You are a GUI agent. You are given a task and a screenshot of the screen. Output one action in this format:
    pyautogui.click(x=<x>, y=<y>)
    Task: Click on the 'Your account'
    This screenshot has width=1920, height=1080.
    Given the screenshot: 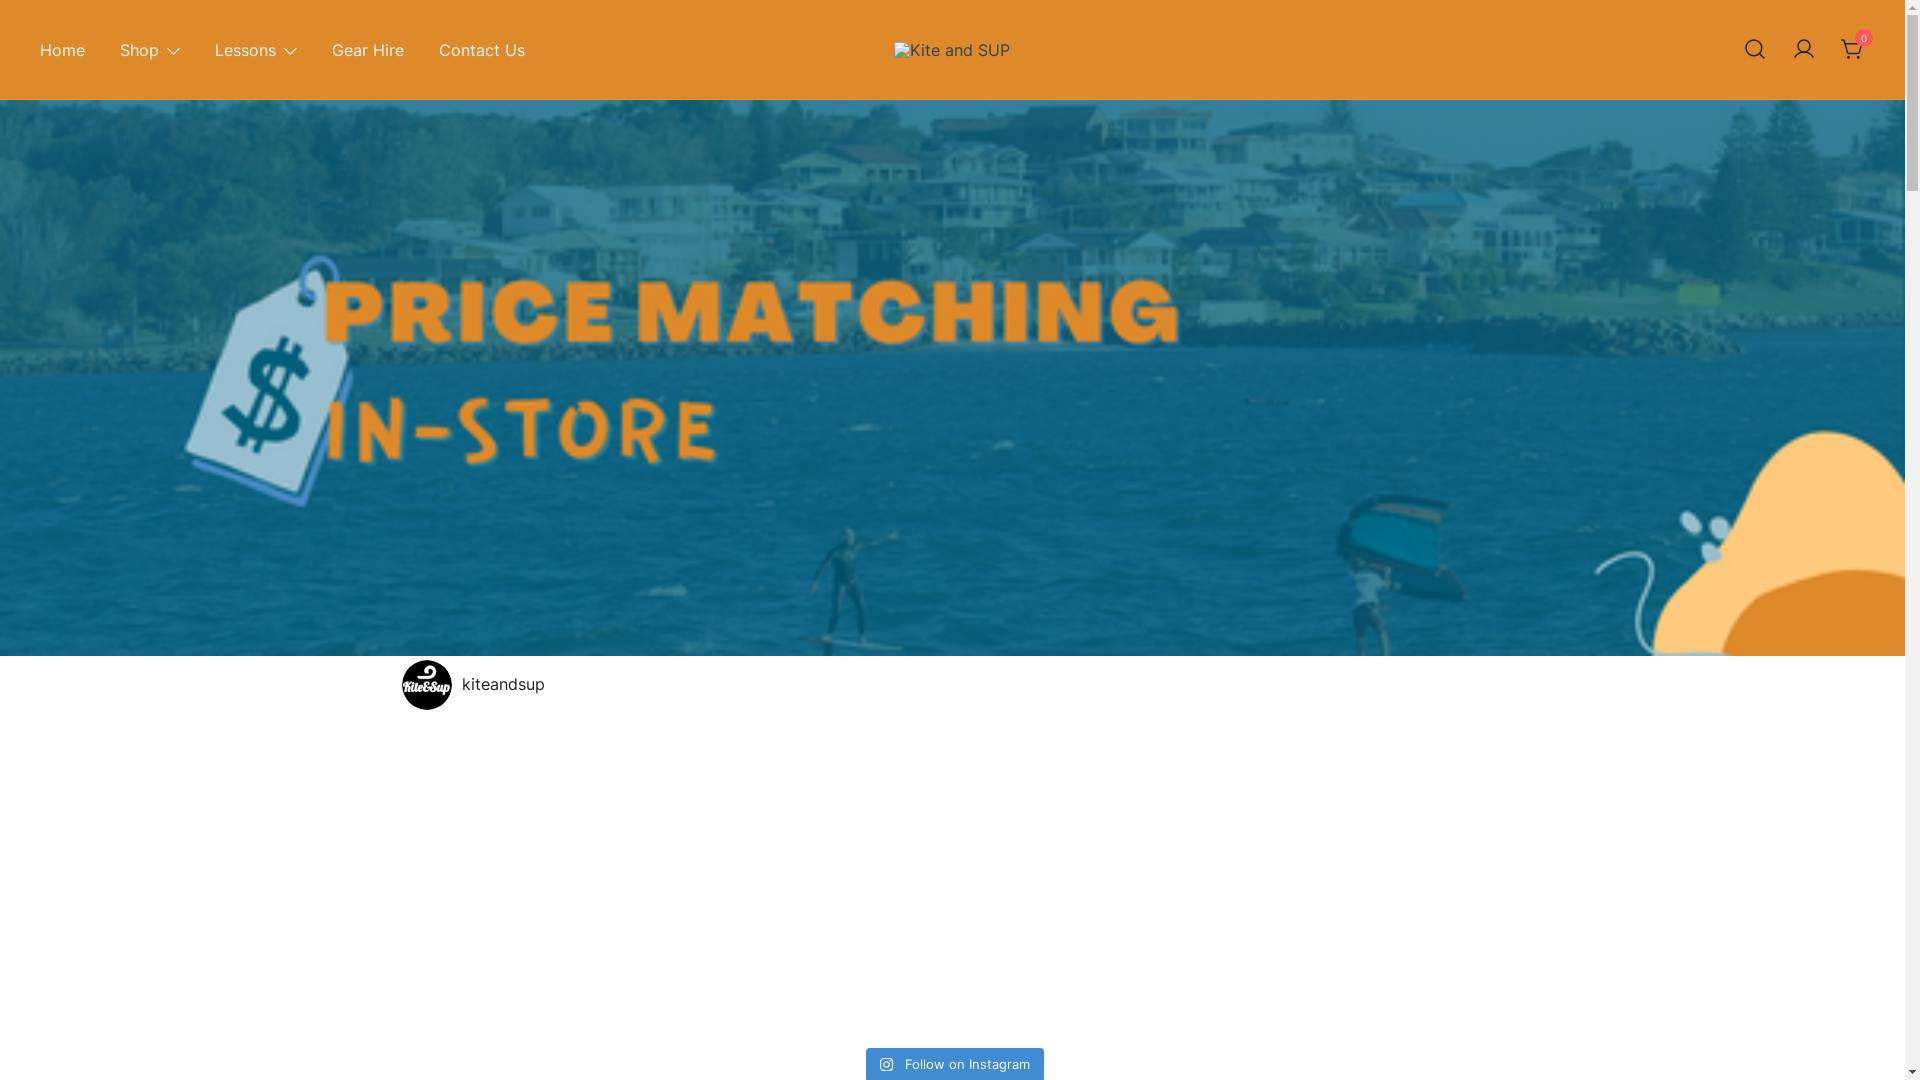 What is the action you would take?
    pyautogui.click(x=1791, y=48)
    